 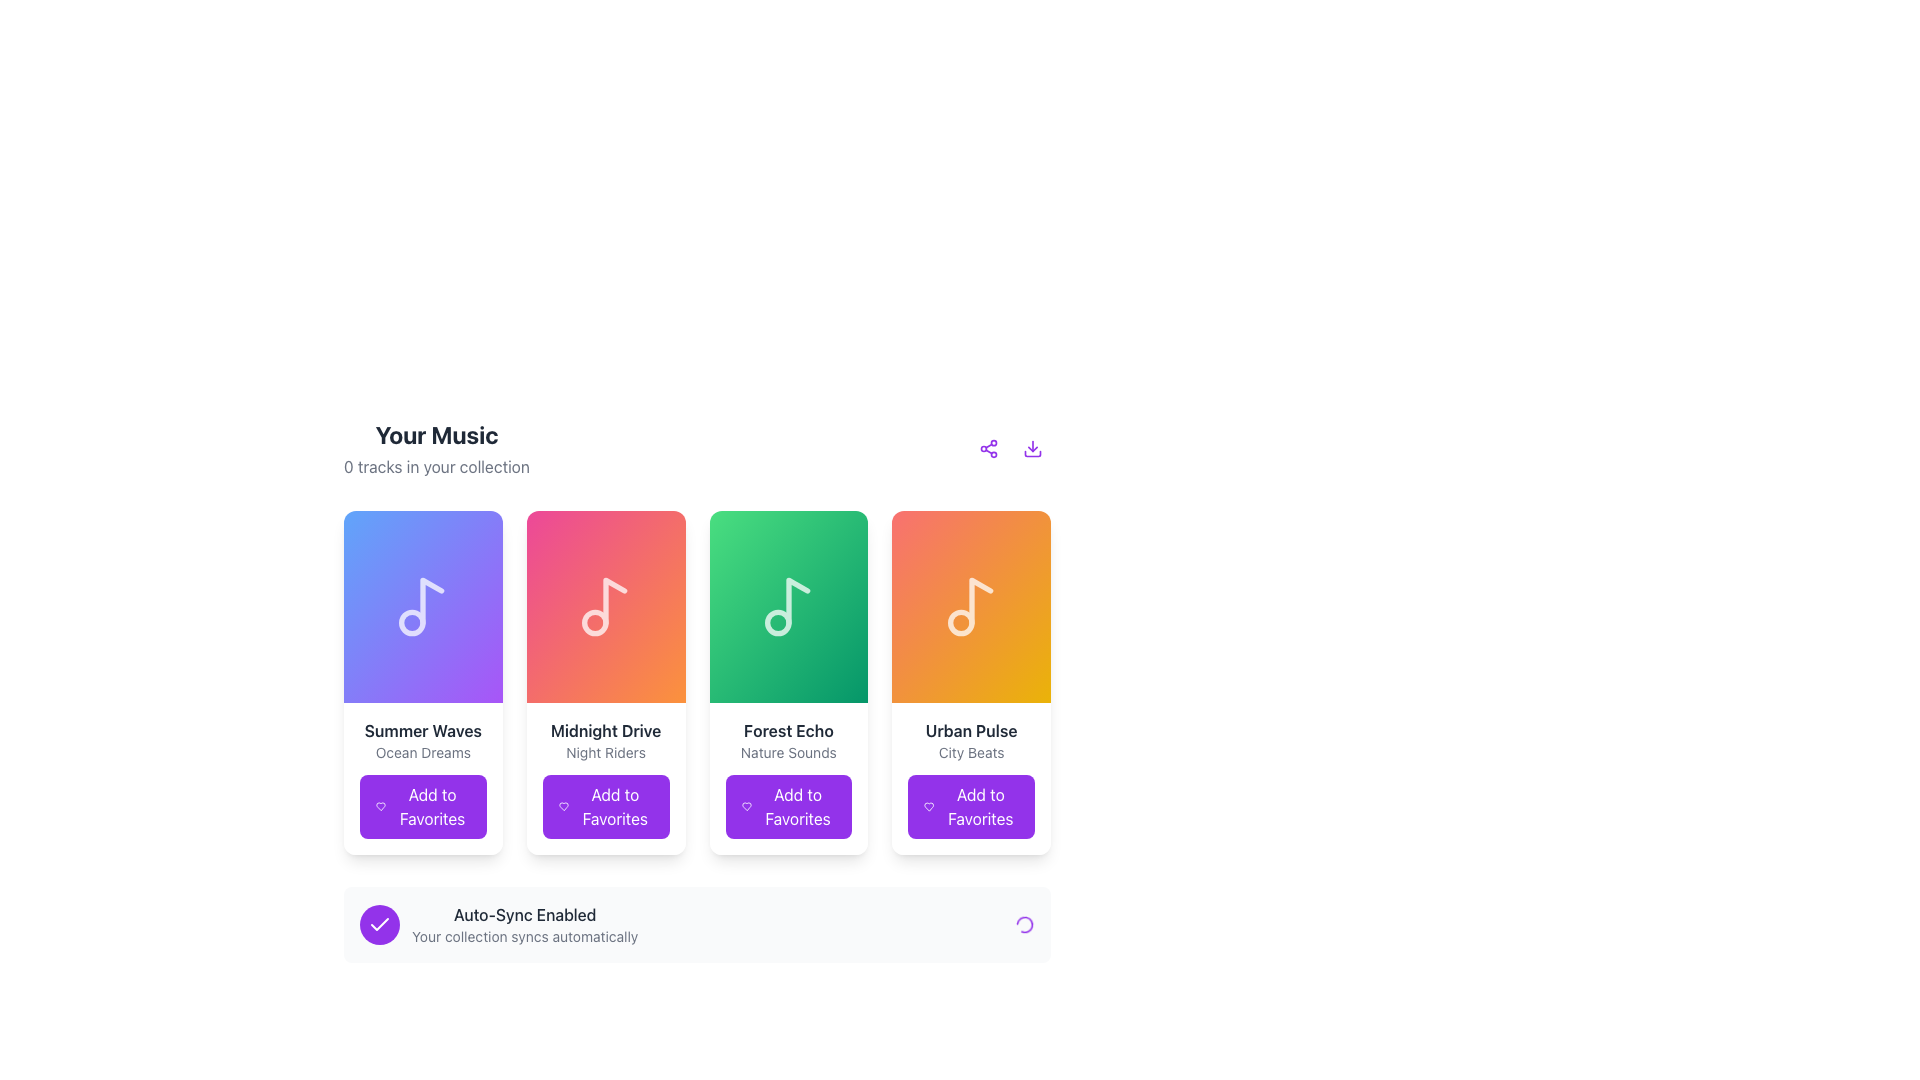 I want to click on the favorite button located at the bottom of the 'Urban Pulse' card in the horizontal list, so click(x=971, y=805).